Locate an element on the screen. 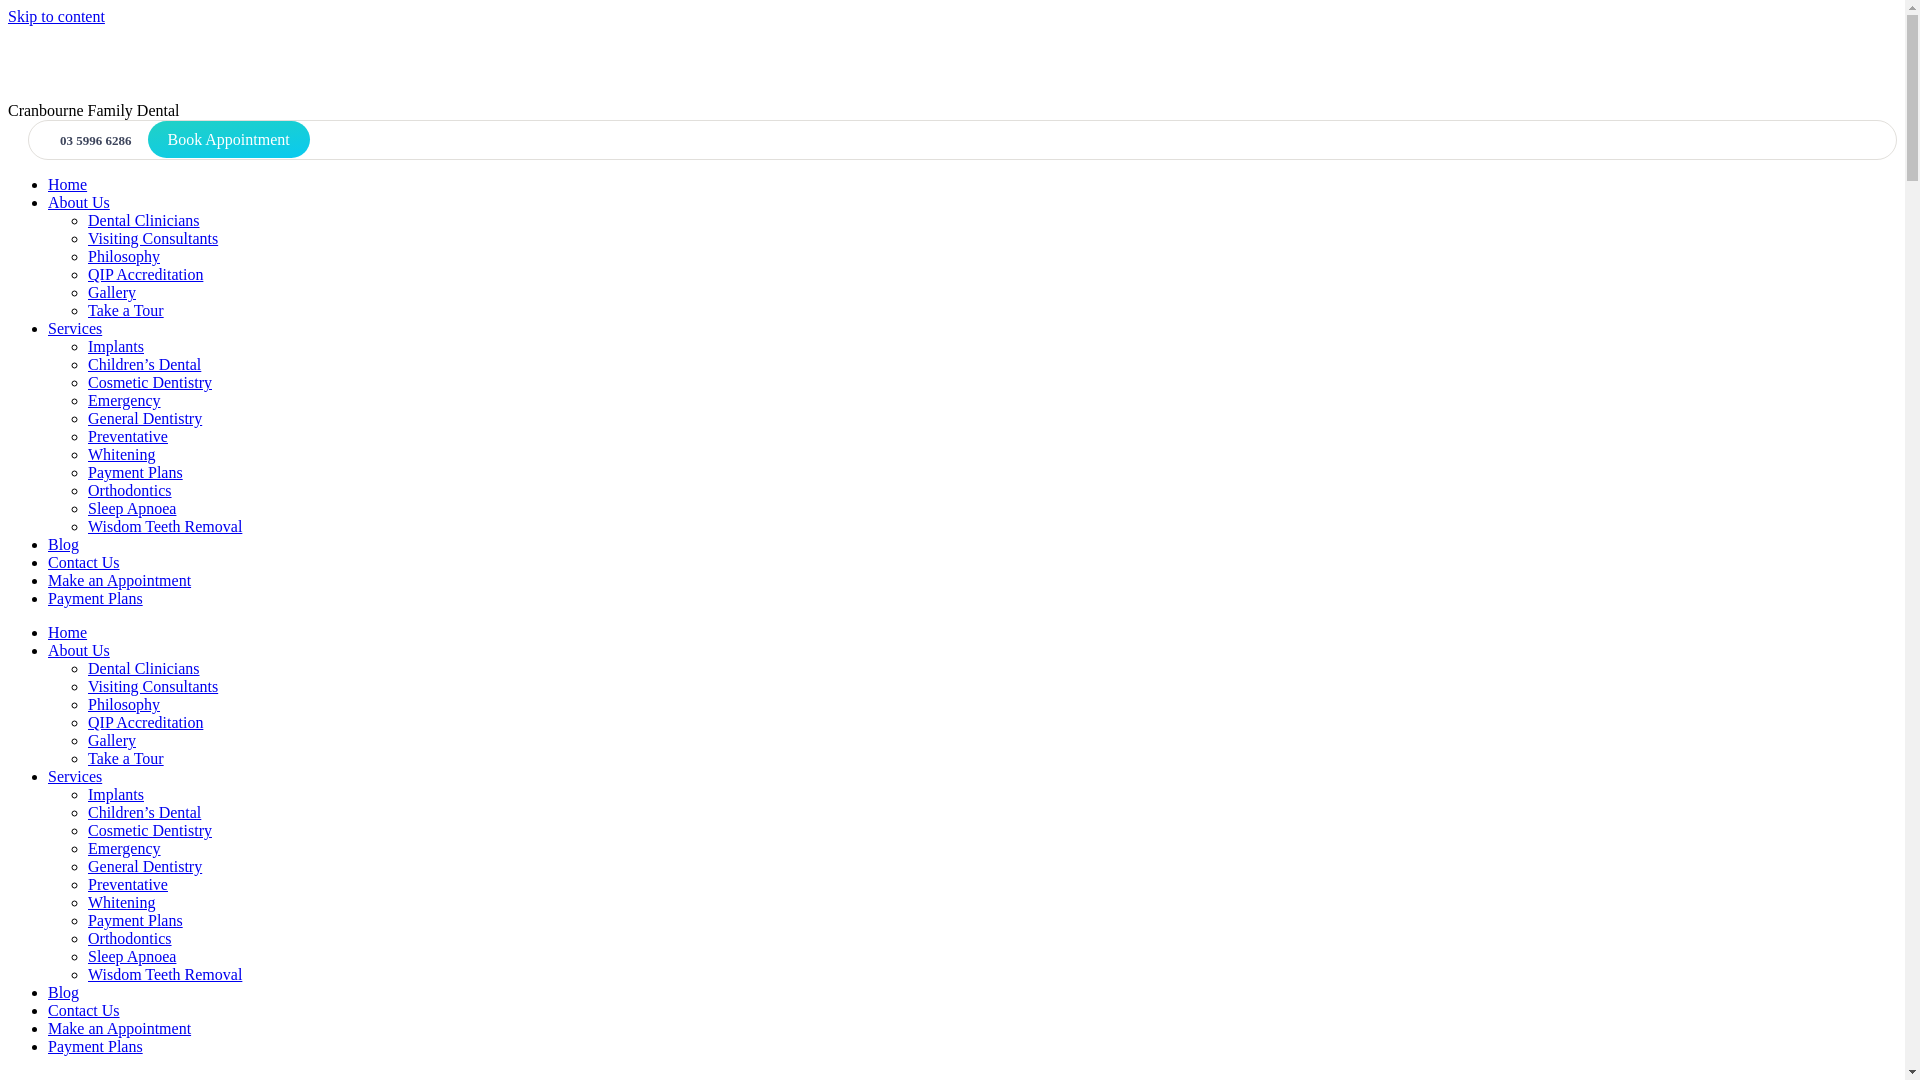 This screenshot has width=1920, height=1080. 'Whitening' is located at coordinates (120, 454).